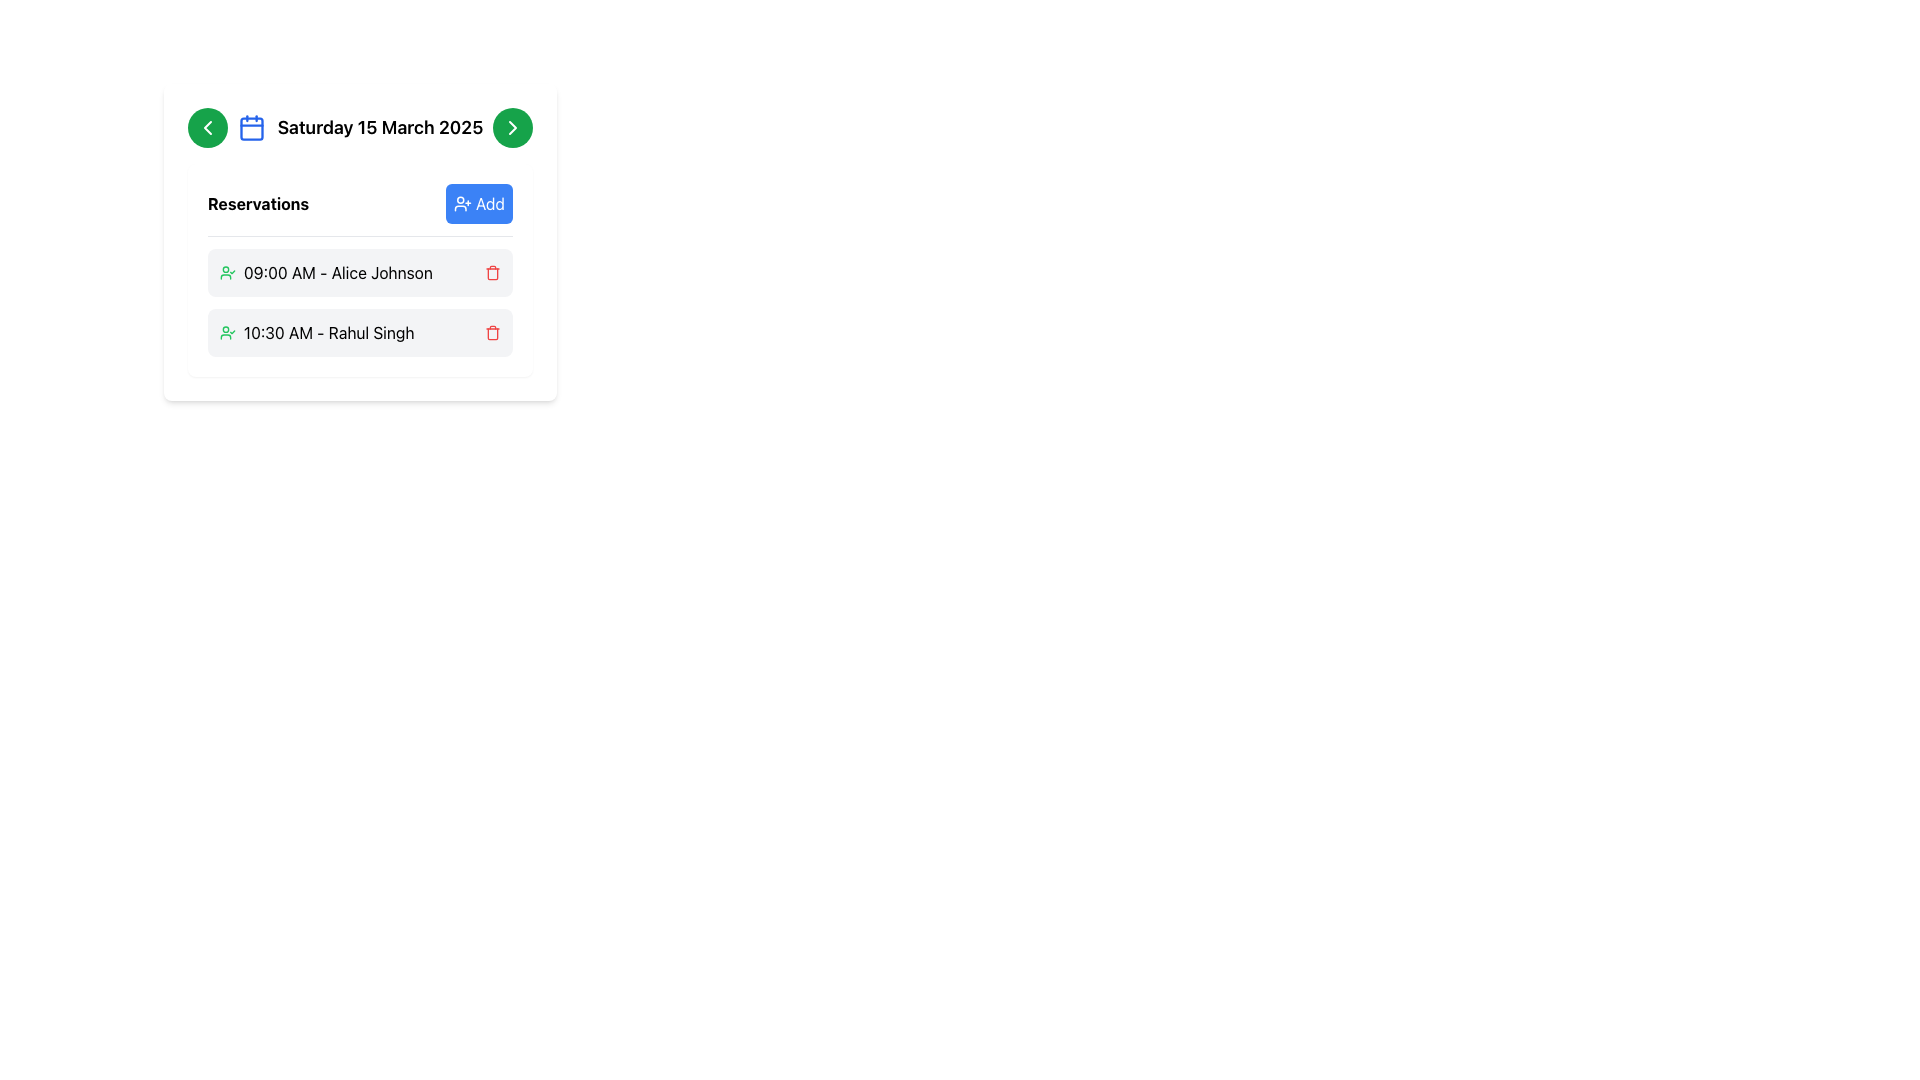 The width and height of the screenshot is (1920, 1080). Describe the element at coordinates (227, 273) in the screenshot. I see `the green user-check icon located next to the text '09:00 AM - Alice Johnson' in the Reservations section` at that location.